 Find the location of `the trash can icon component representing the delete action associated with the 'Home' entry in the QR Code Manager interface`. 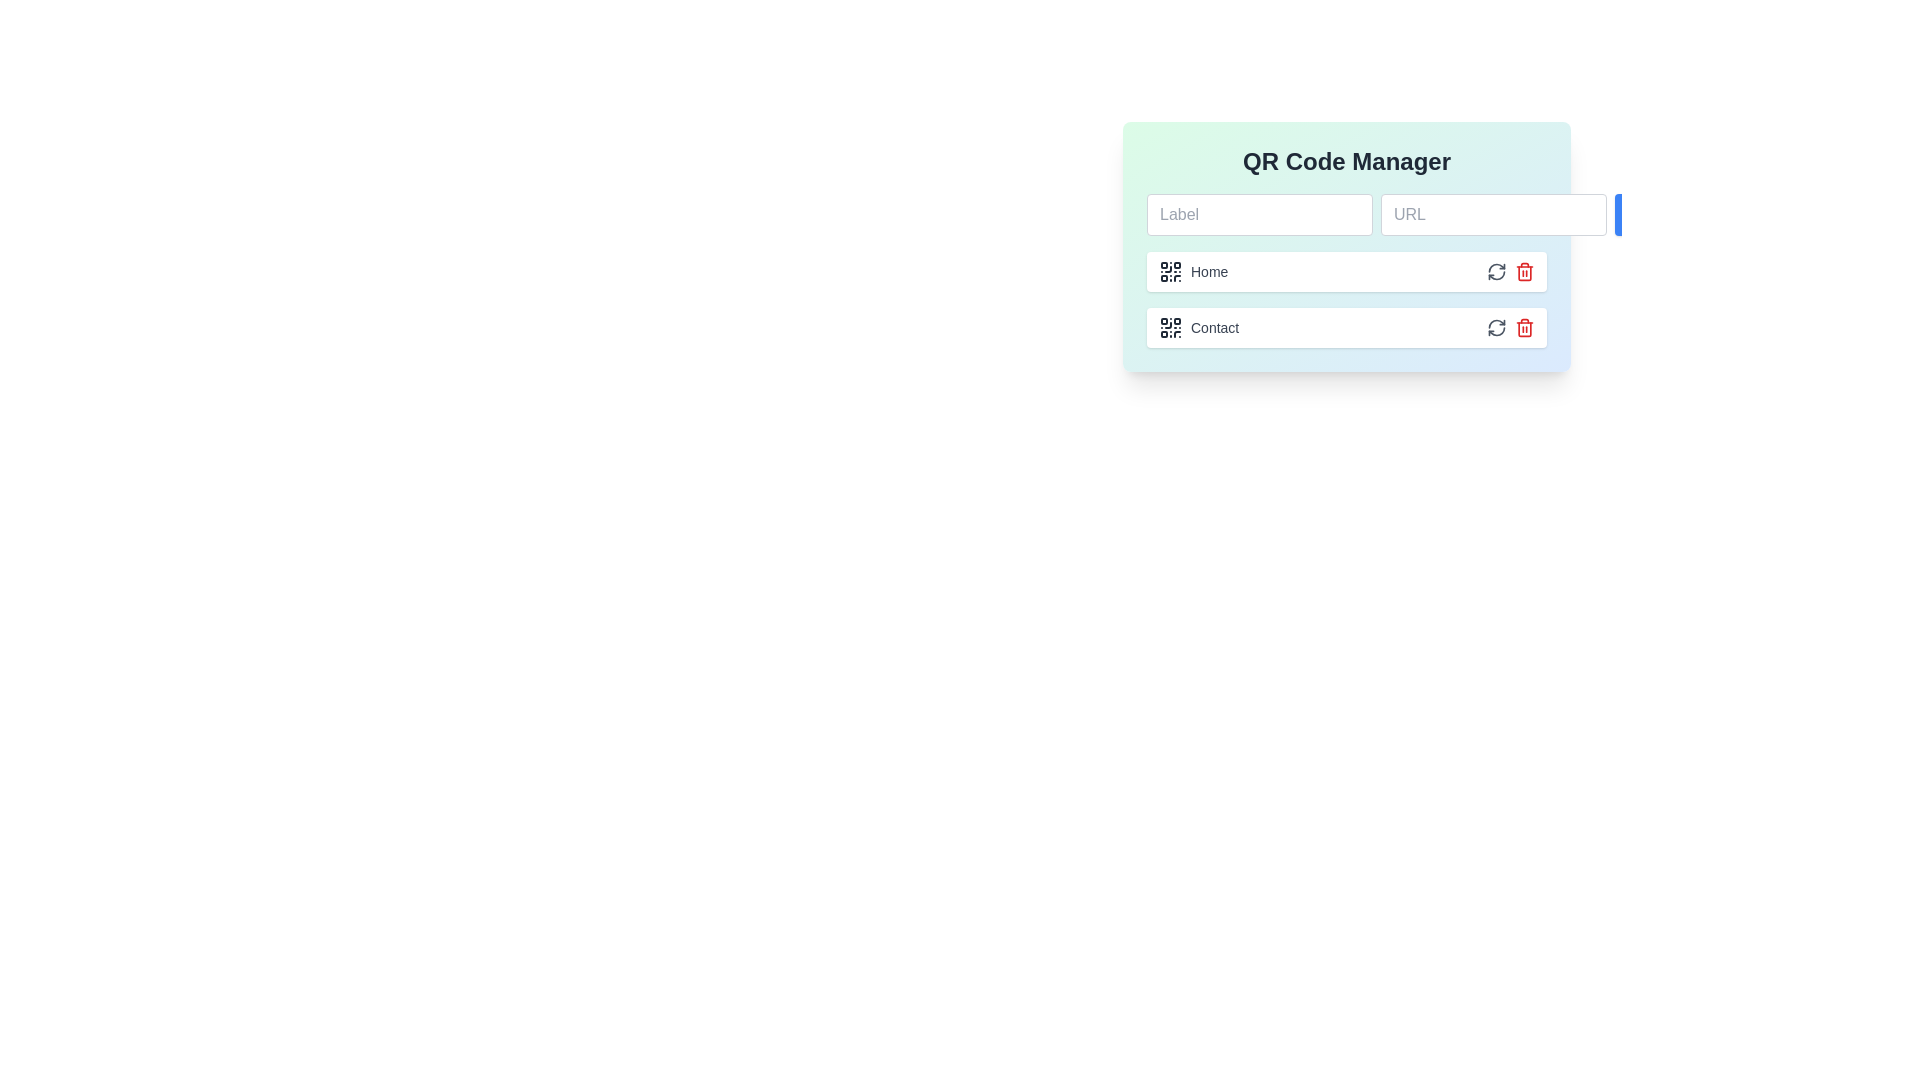

the trash can icon component representing the delete action associated with the 'Home' entry in the QR Code Manager interface is located at coordinates (1524, 327).